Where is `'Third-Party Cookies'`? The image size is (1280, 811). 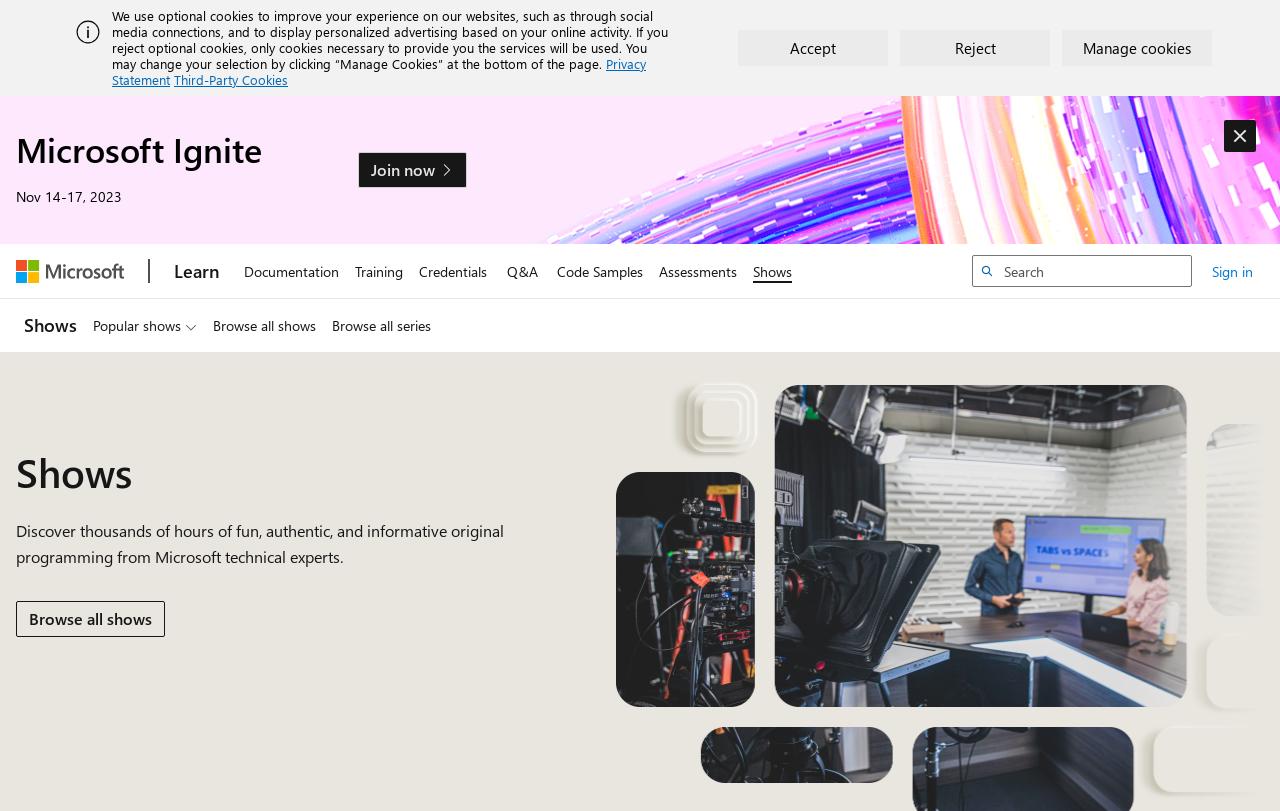 'Third-Party Cookies' is located at coordinates (173, 79).